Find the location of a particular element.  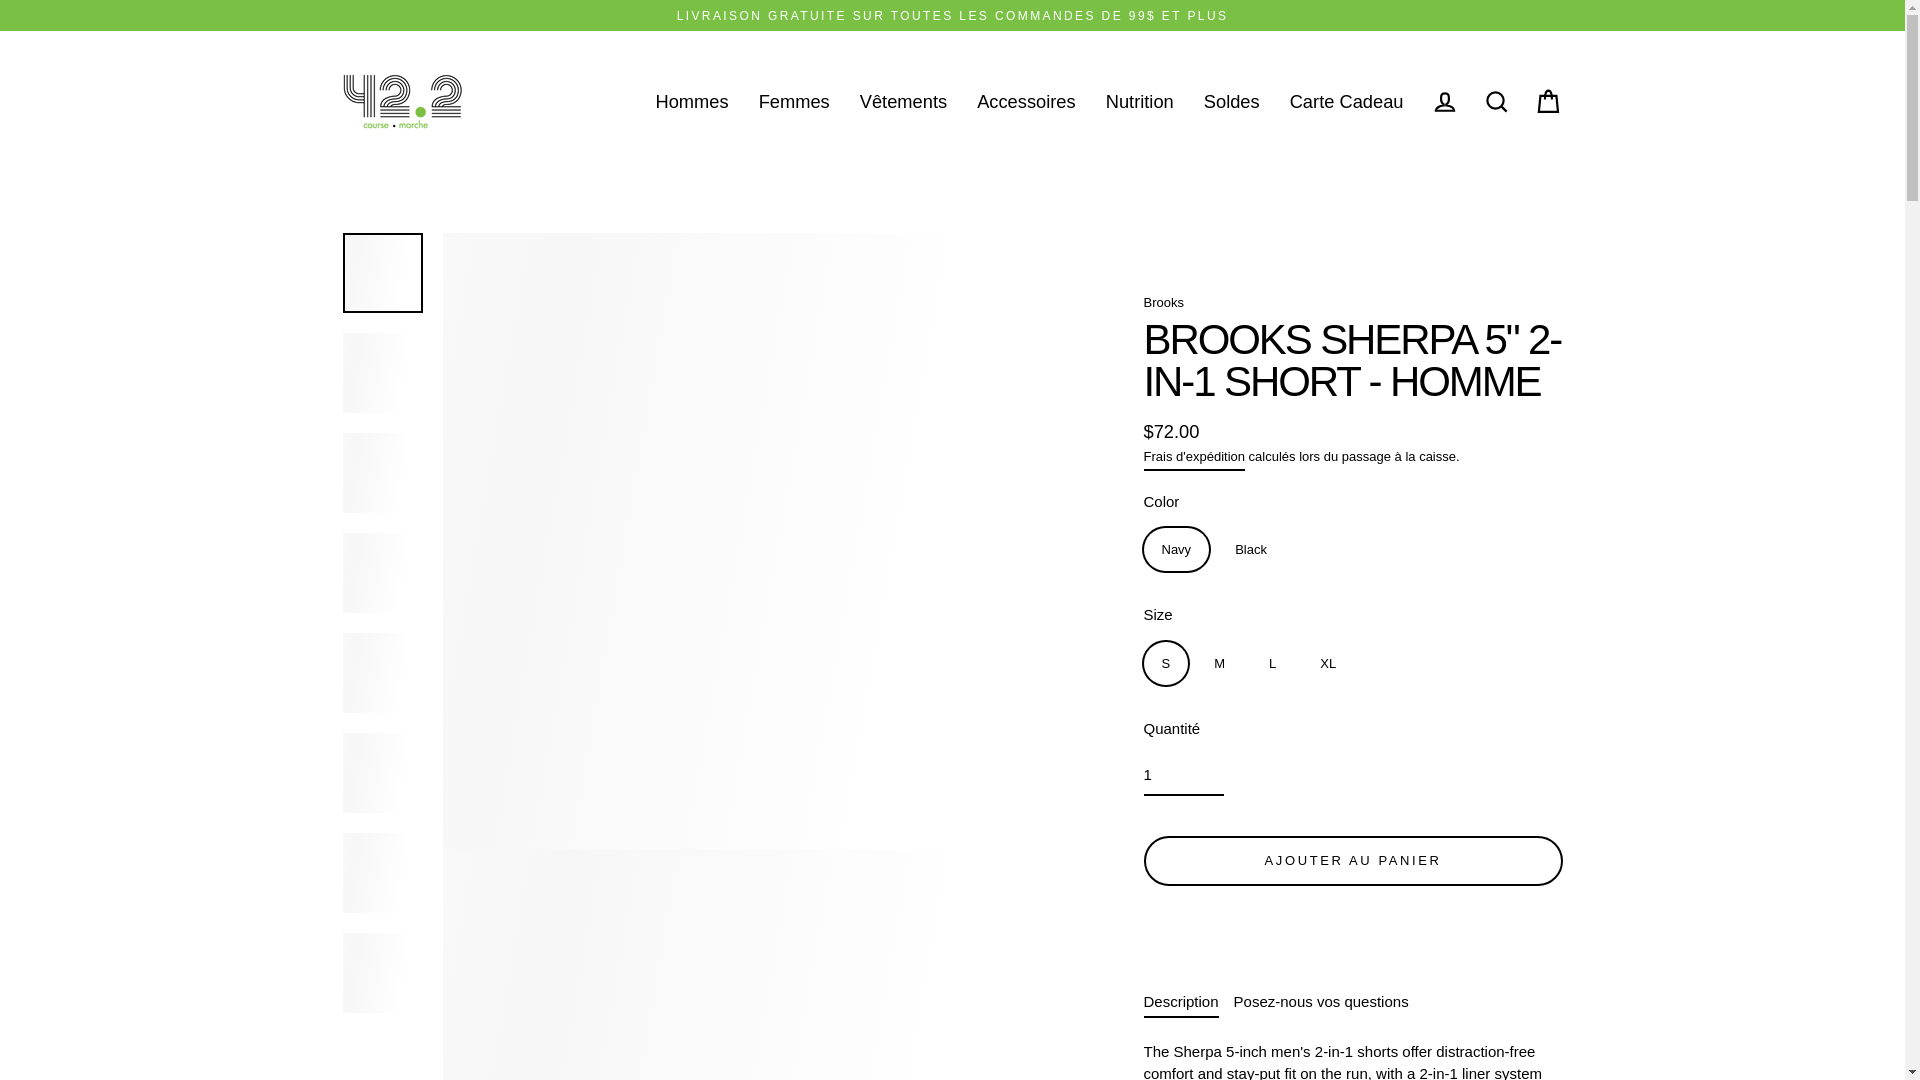

'Description' is located at coordinates (1143, 1001).